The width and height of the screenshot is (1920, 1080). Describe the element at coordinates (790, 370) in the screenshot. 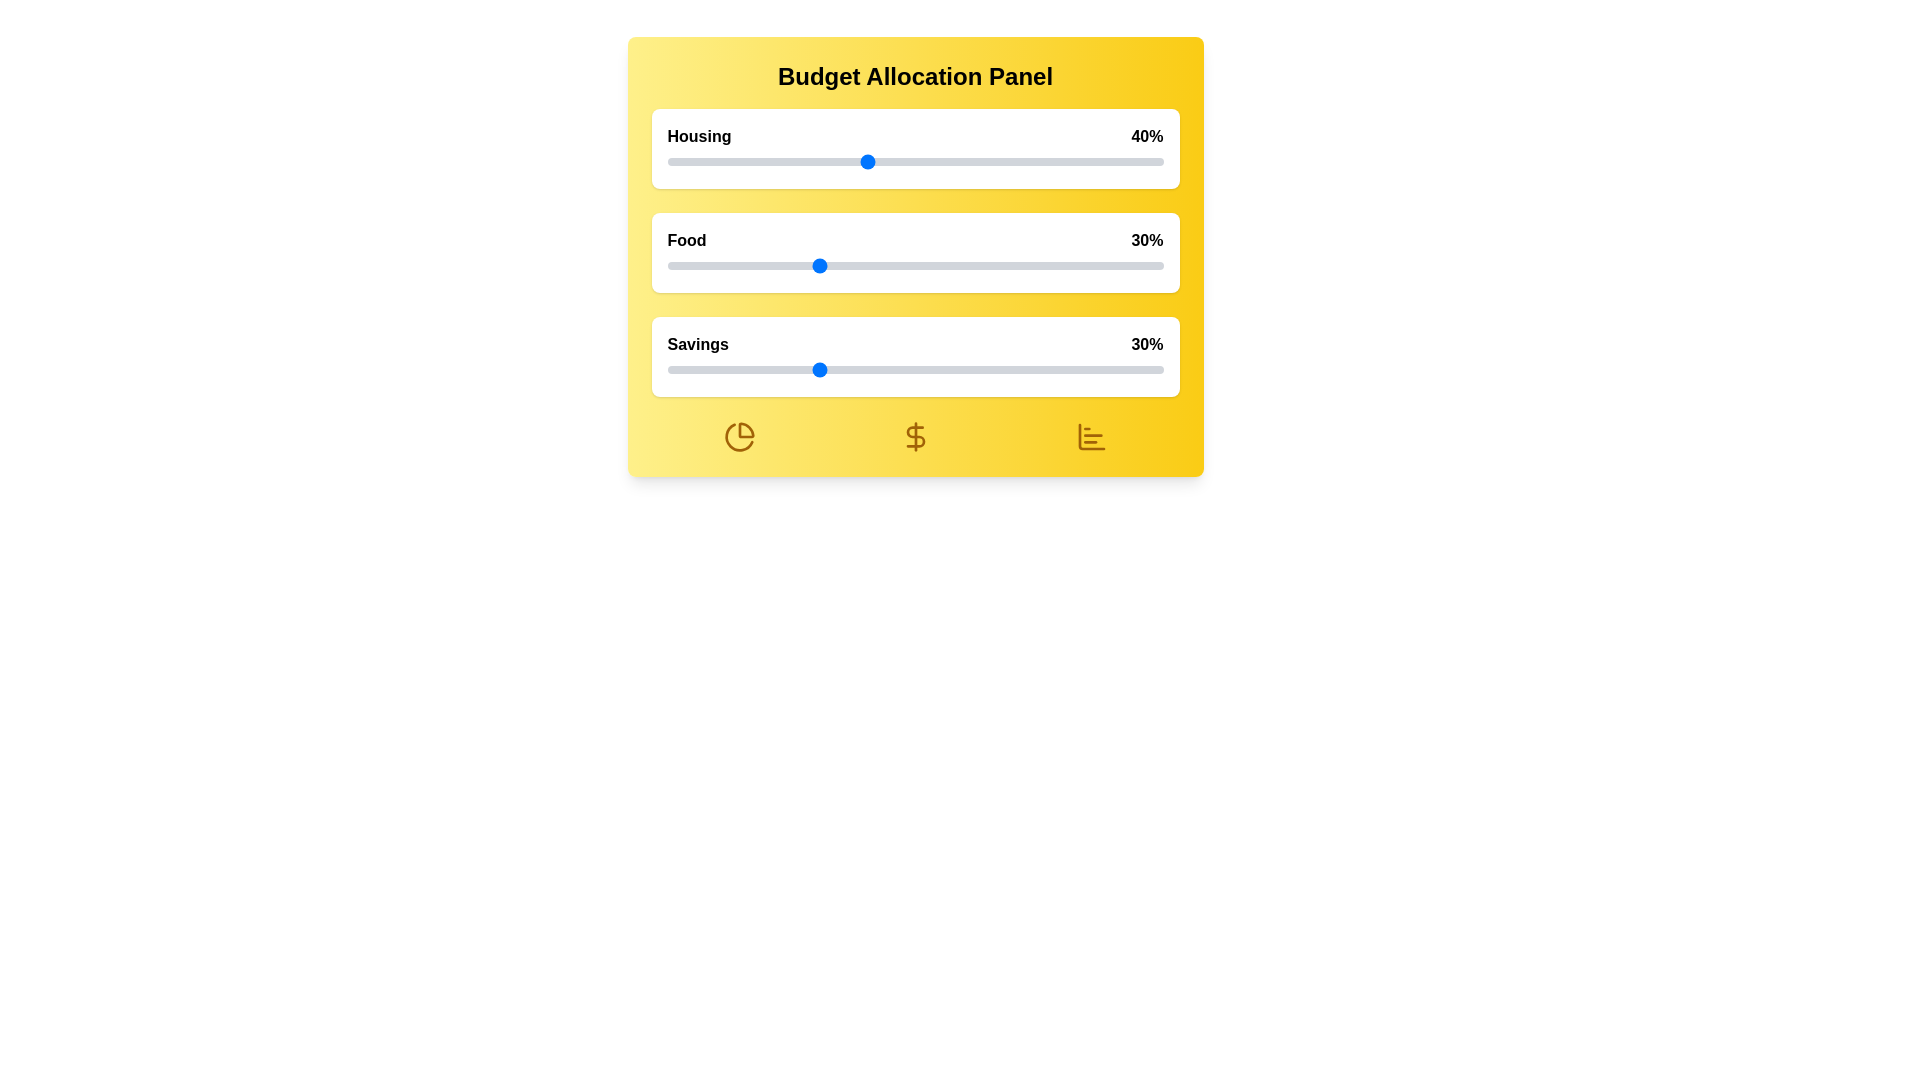

I see `the savings percentage` at that location.